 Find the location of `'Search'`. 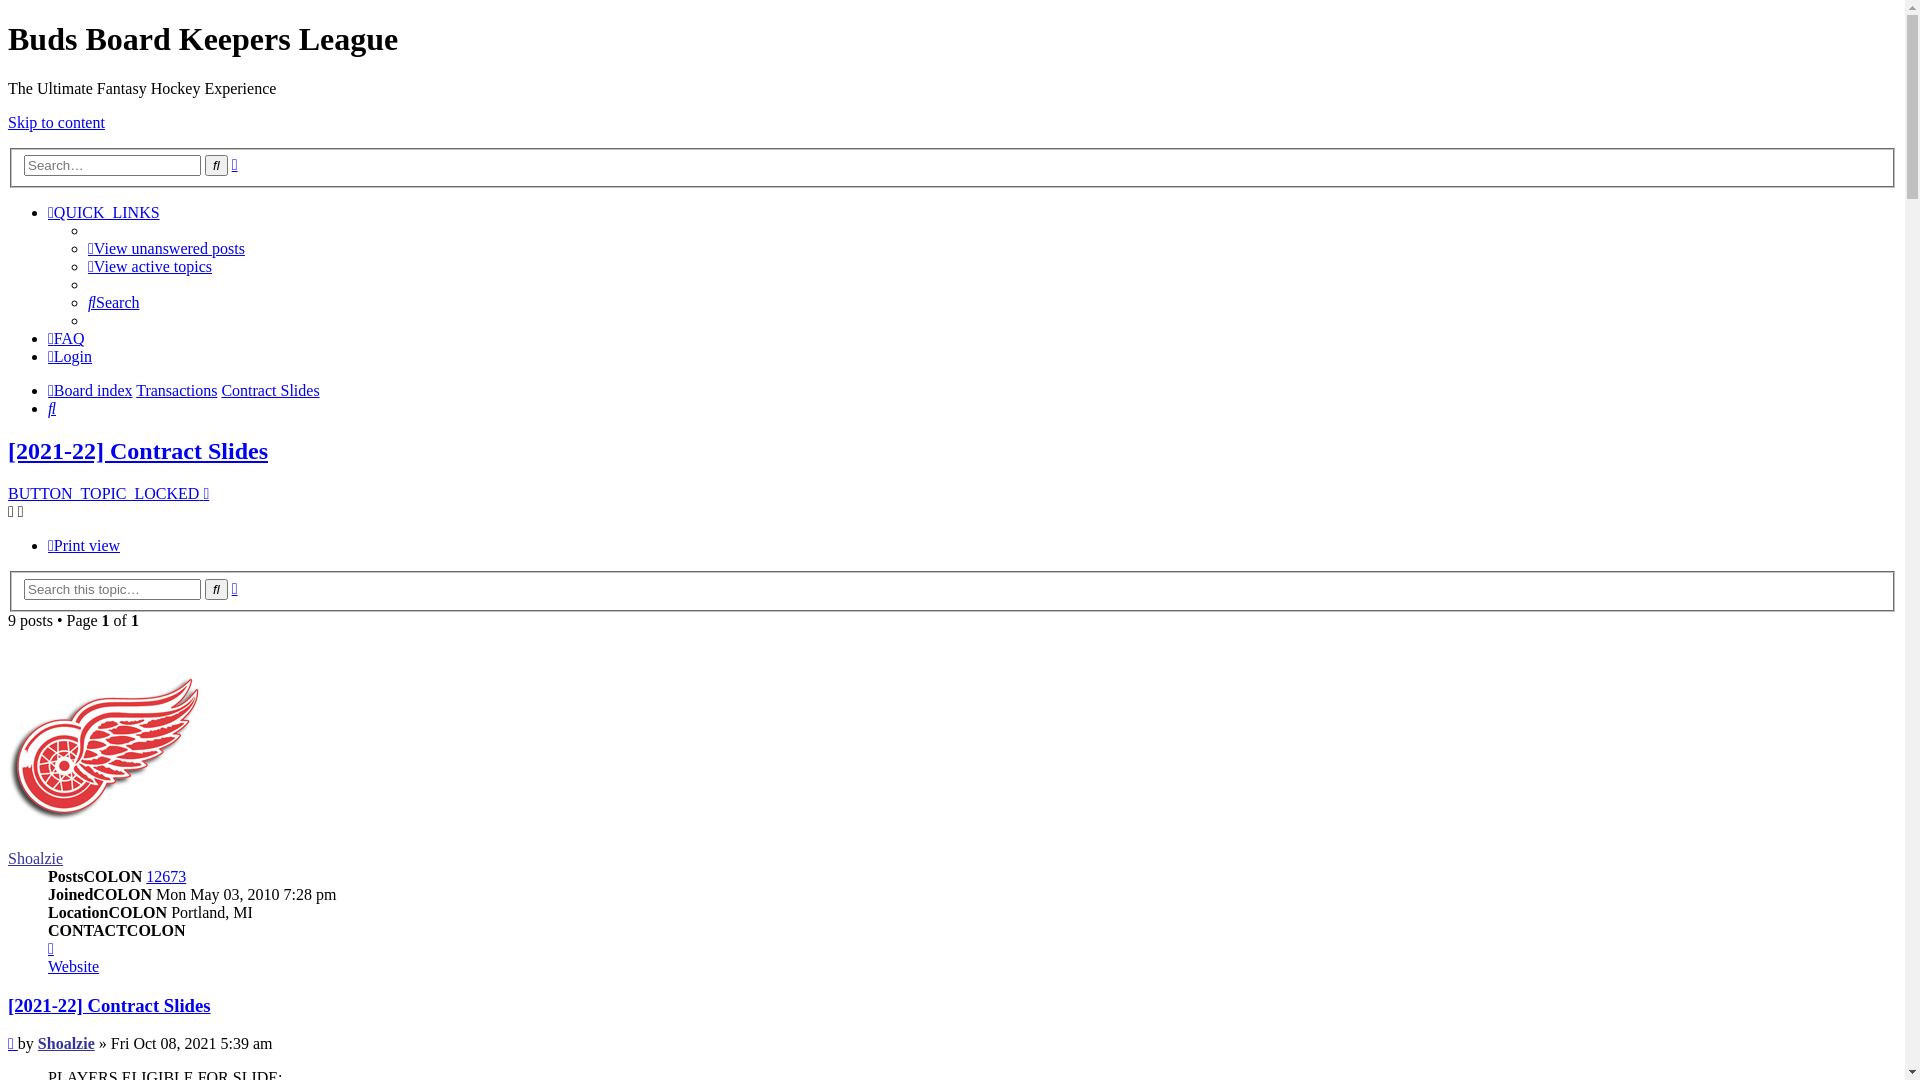

'Search' is located at coordinates (52, 407).